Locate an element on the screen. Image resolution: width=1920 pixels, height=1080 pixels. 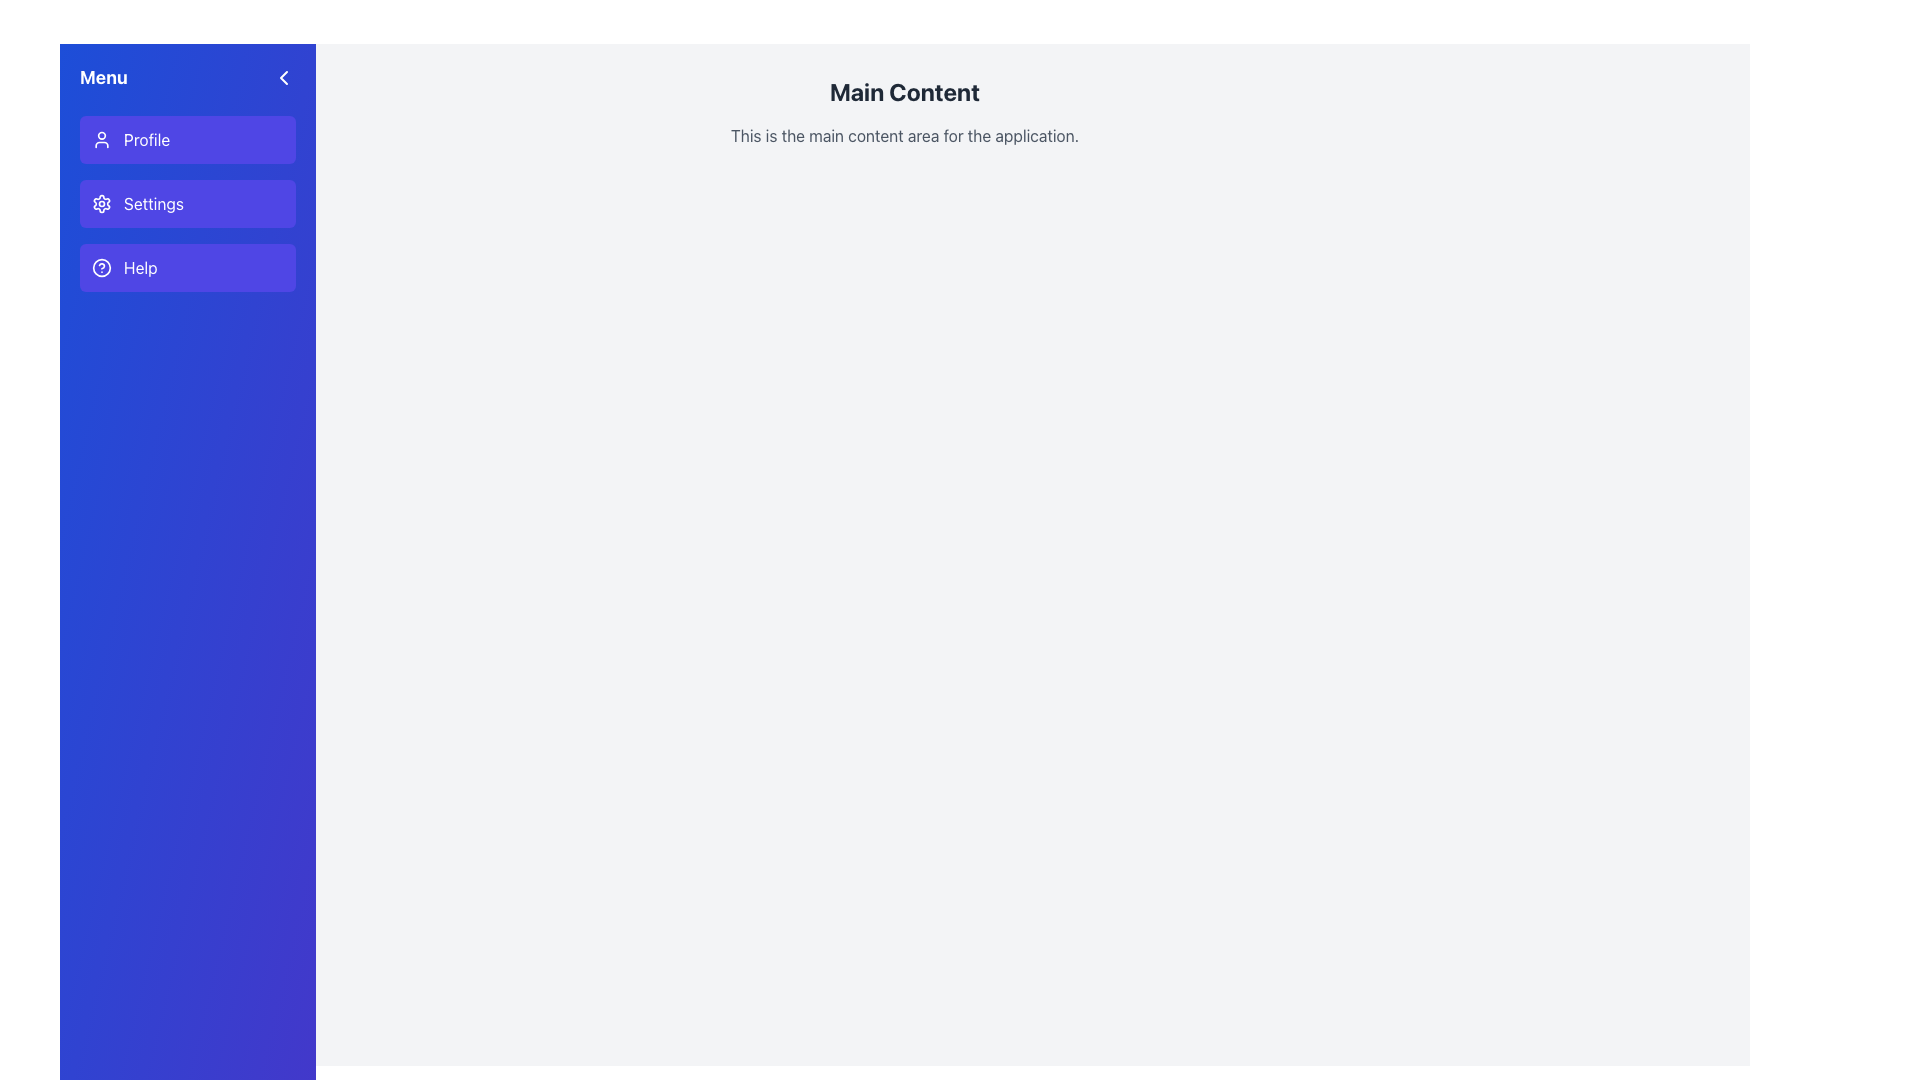
the settings icon, which is a cogwheel design located on the left navigation panel adjacent to the 'Settings' text is located at coordinates (100, 204).